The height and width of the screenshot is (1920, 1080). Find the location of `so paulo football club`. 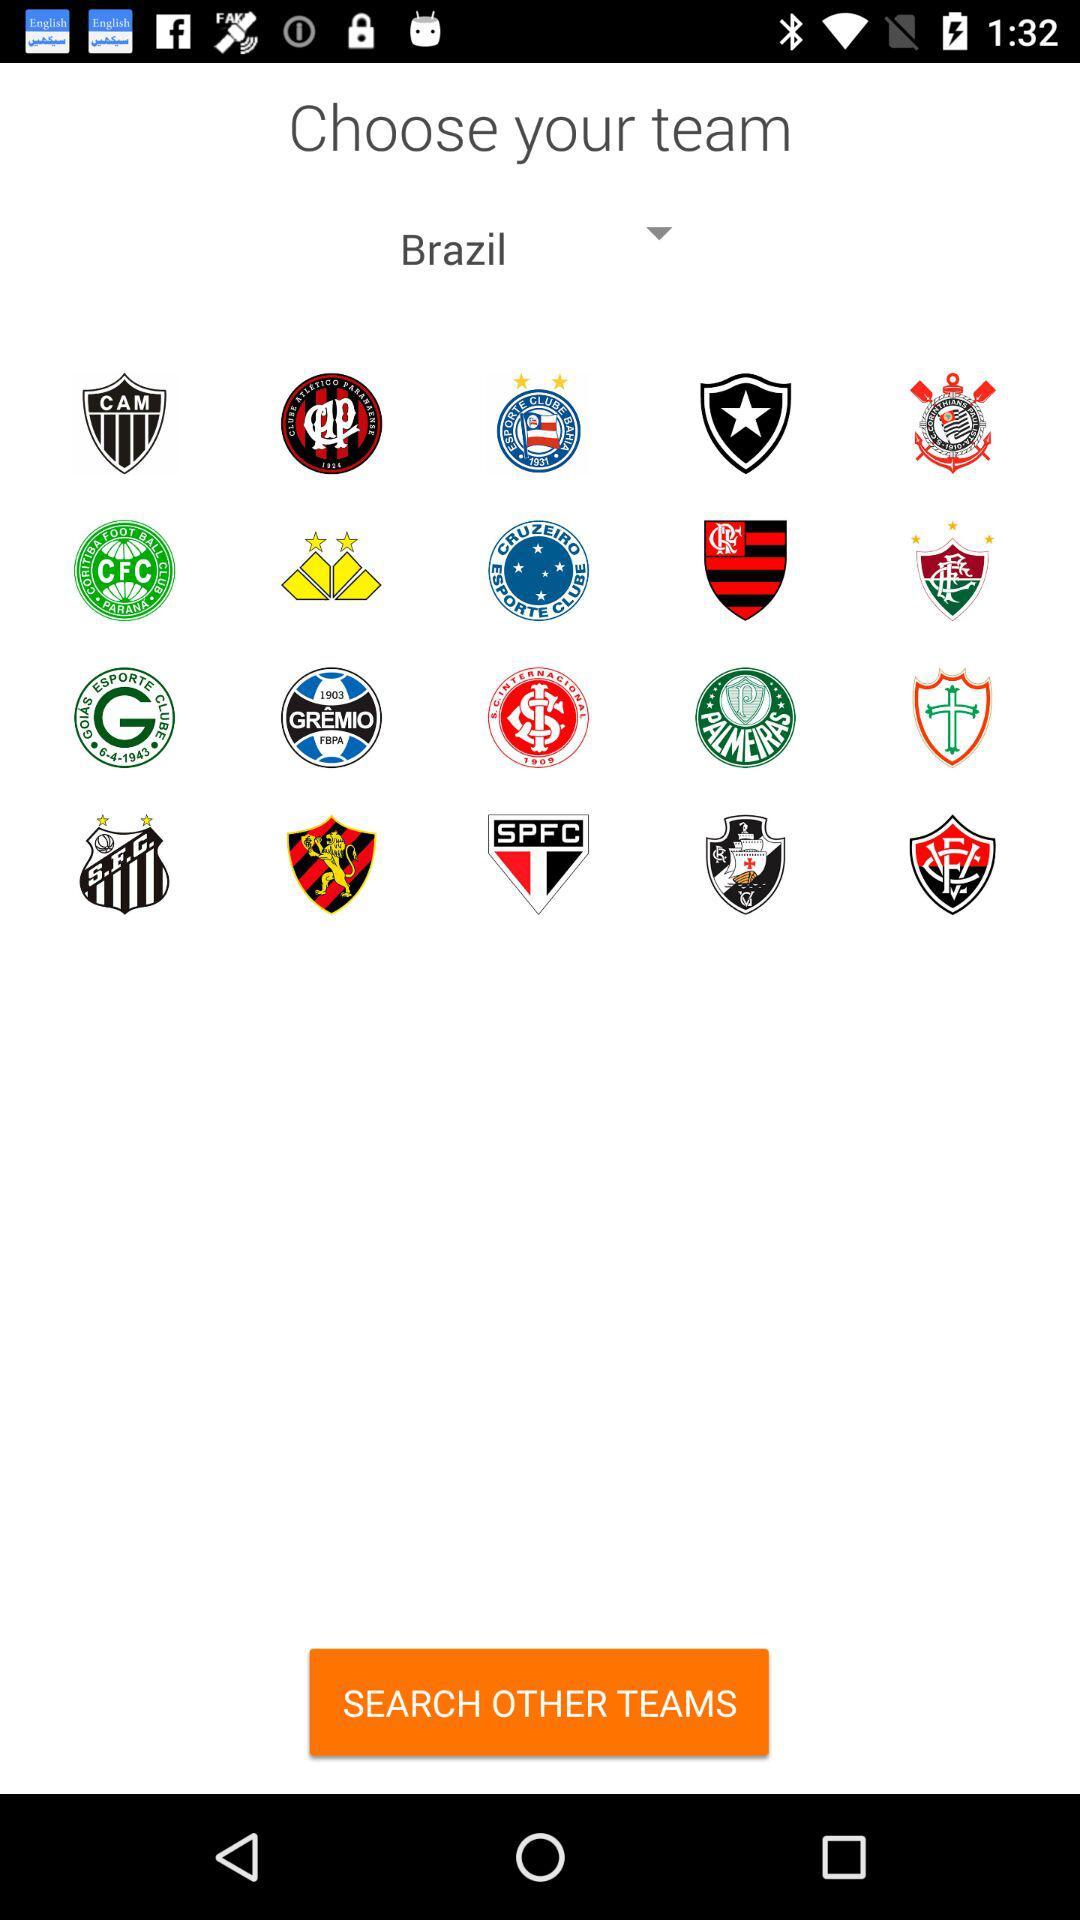

so paulo football club is located at coordinates (537, 864).